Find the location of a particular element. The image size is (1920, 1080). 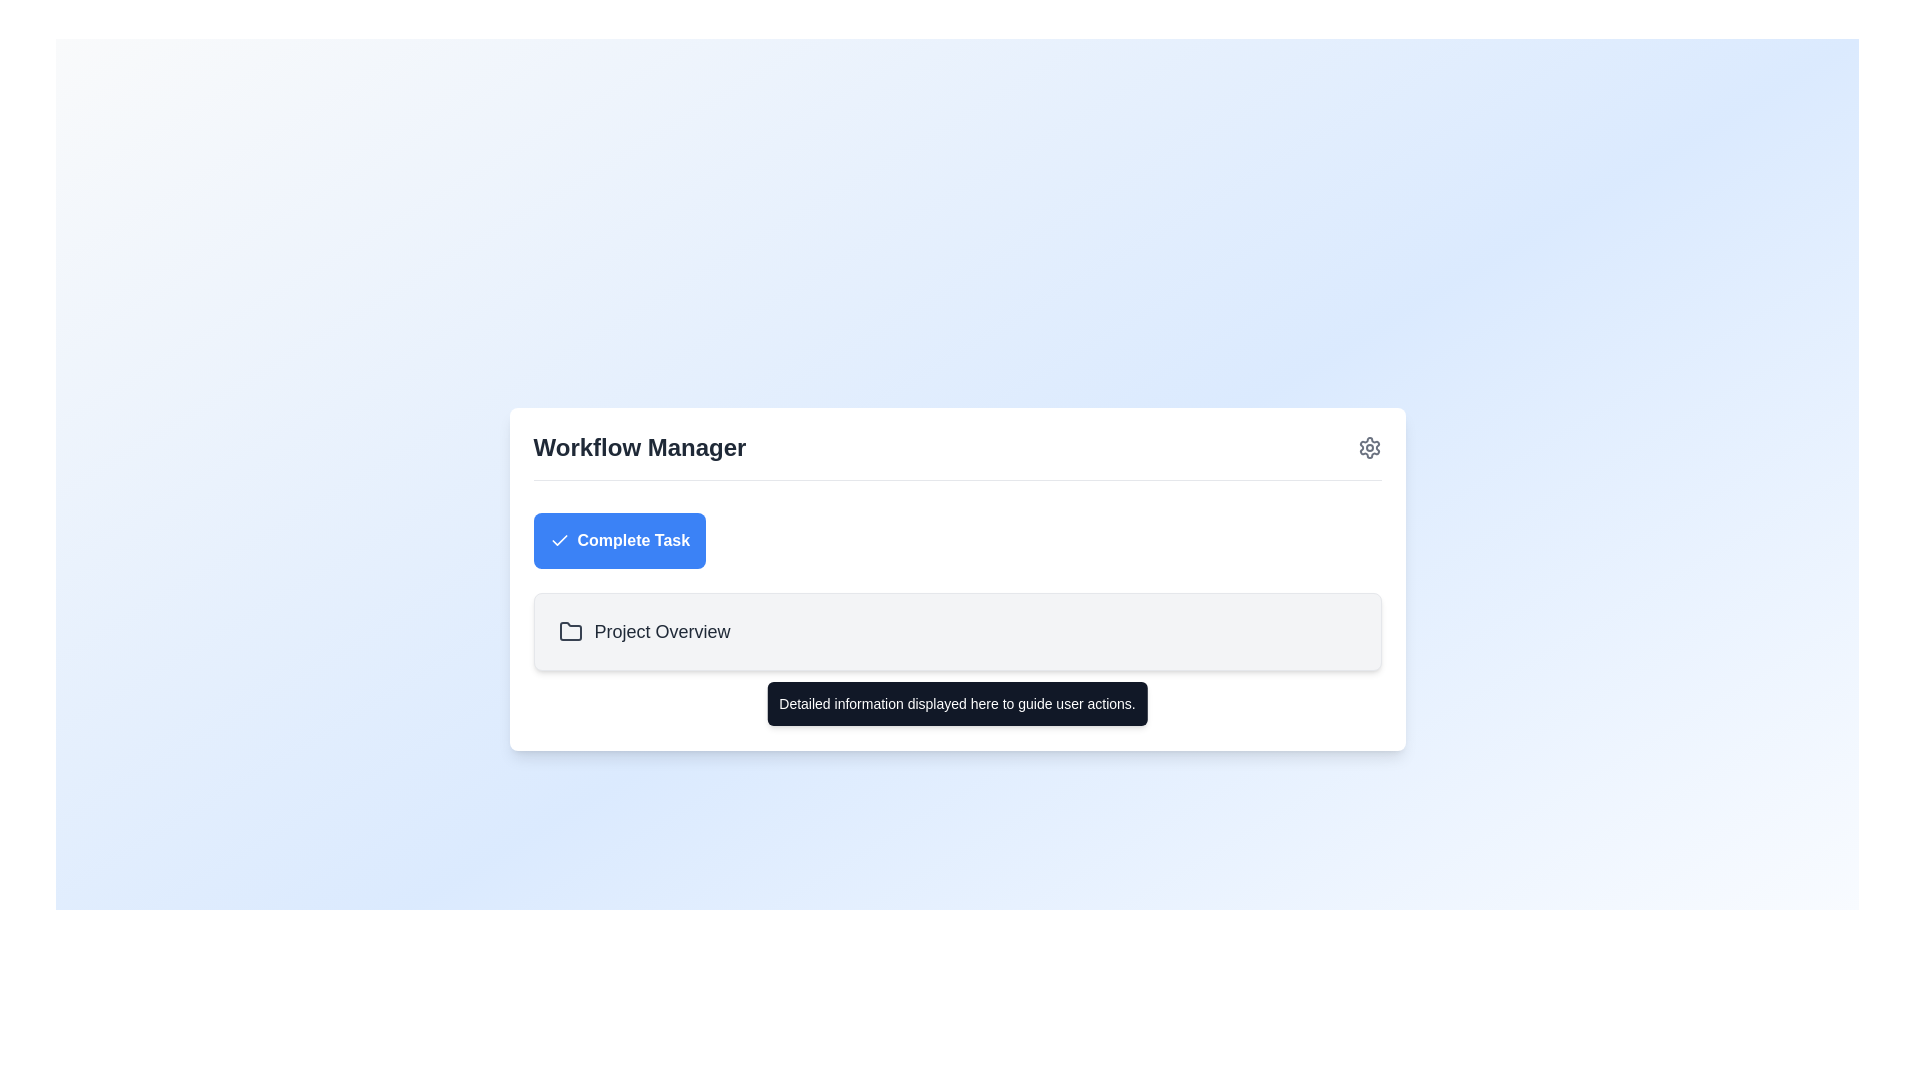

the label or text element located below the blue 'Complete Task' button, adjacent to a small folder icon, which provides context or description for the user is located at coordinates (662, 631).